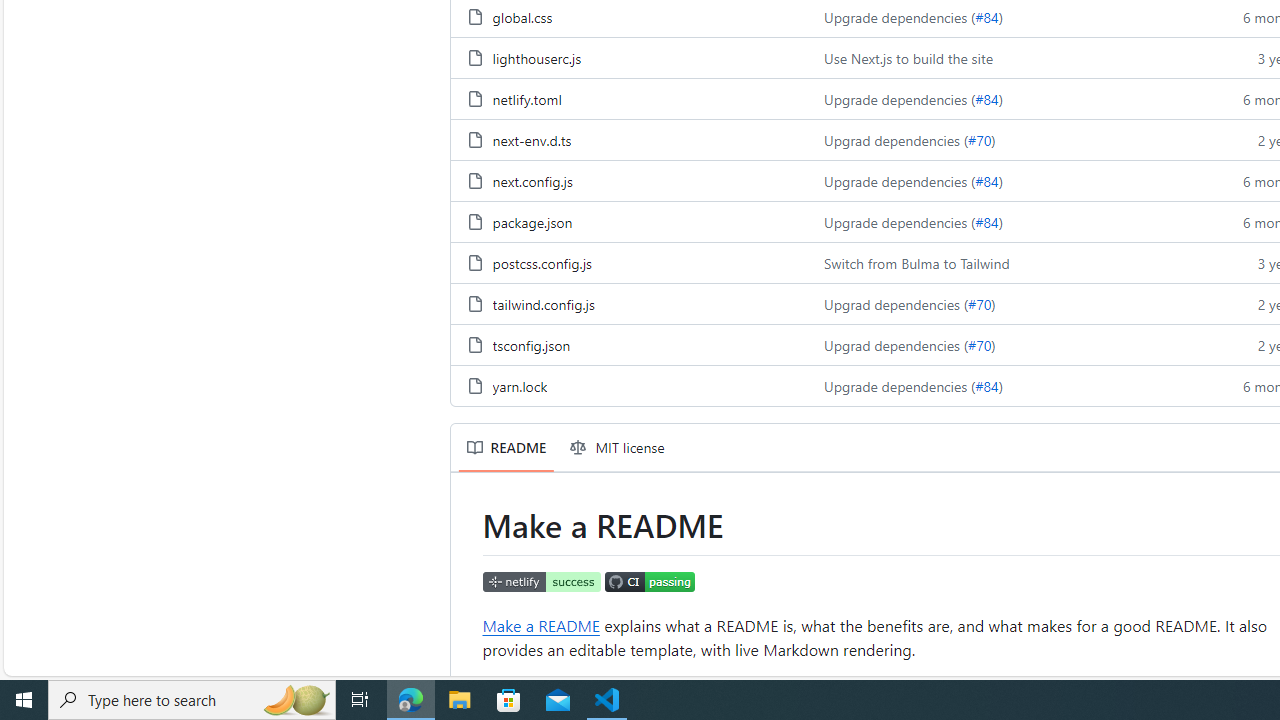 The width and height of the screenshot is (1280, 720). What do you see at coordinates (519, 385) in the screenshot?
I see `'yarn.lock, (File)'` at bounding box center [519, 385].